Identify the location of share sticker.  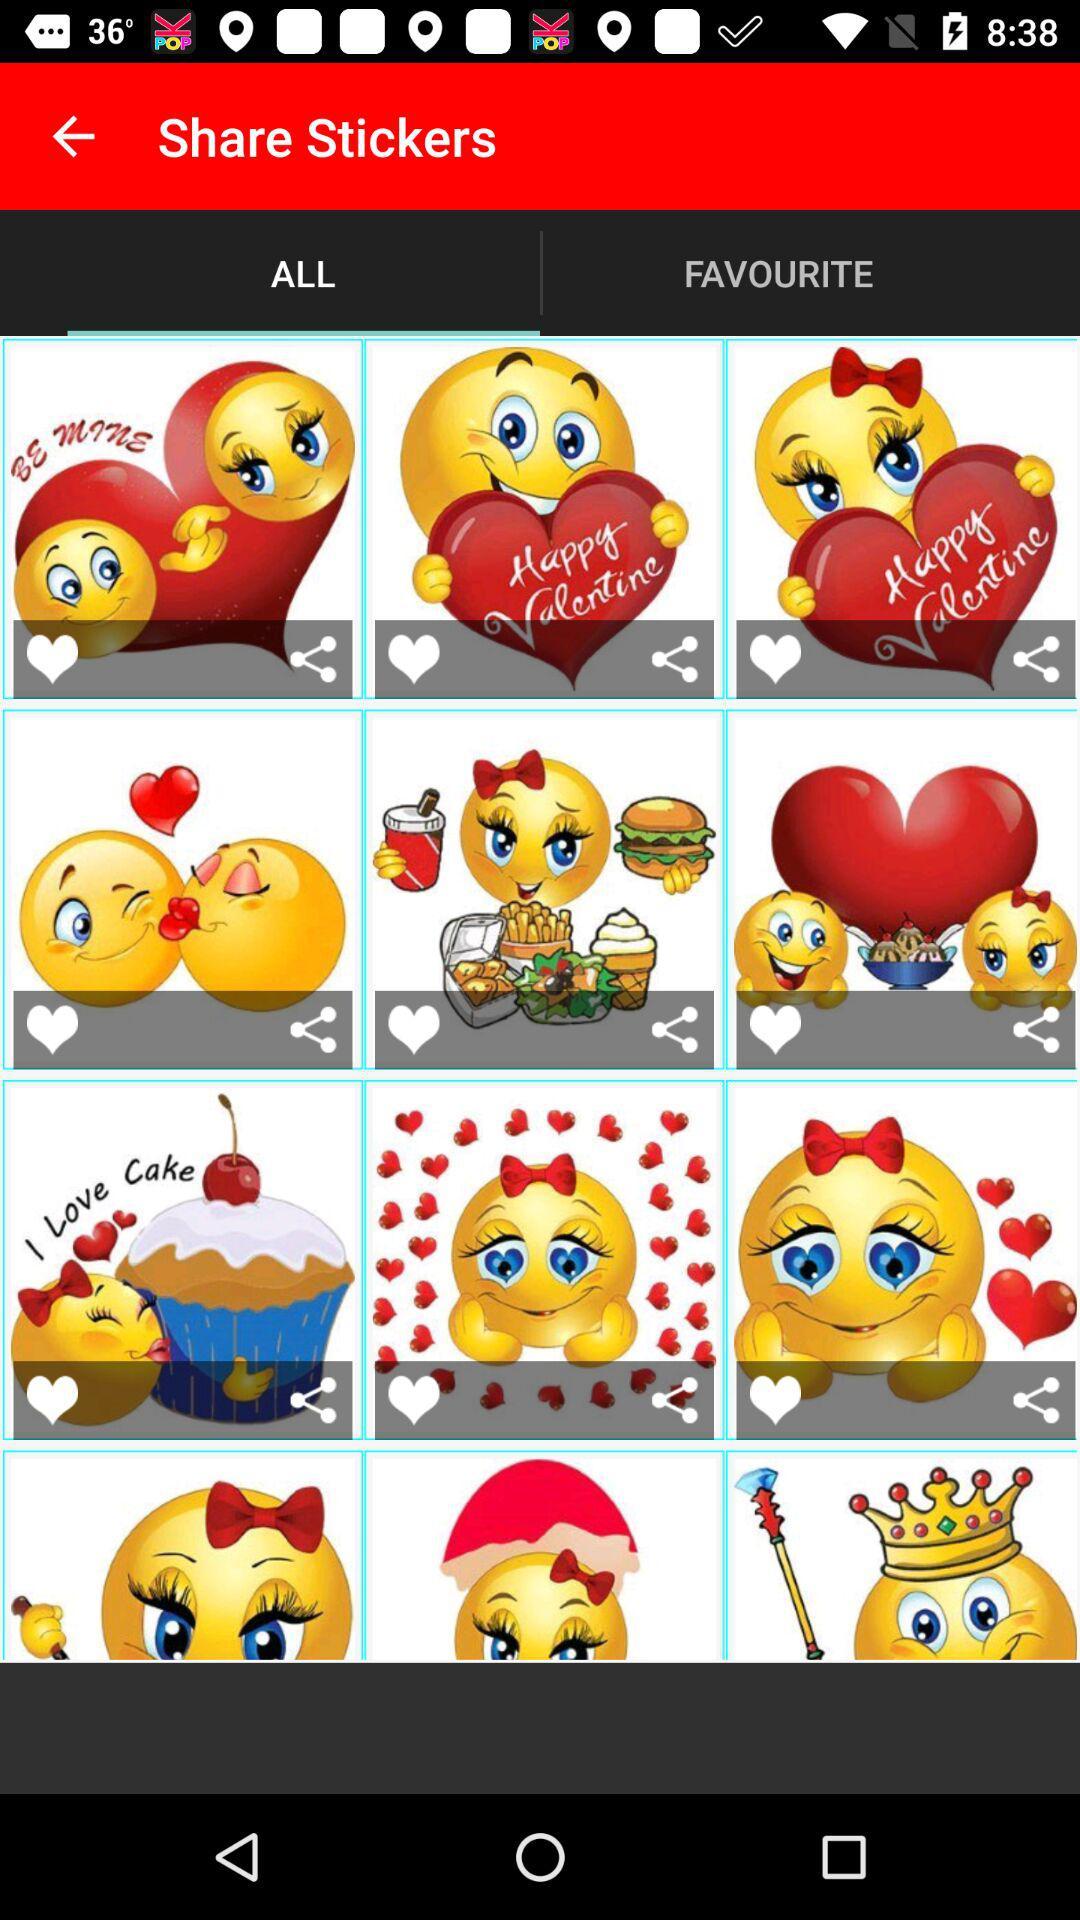
(1035, 659).